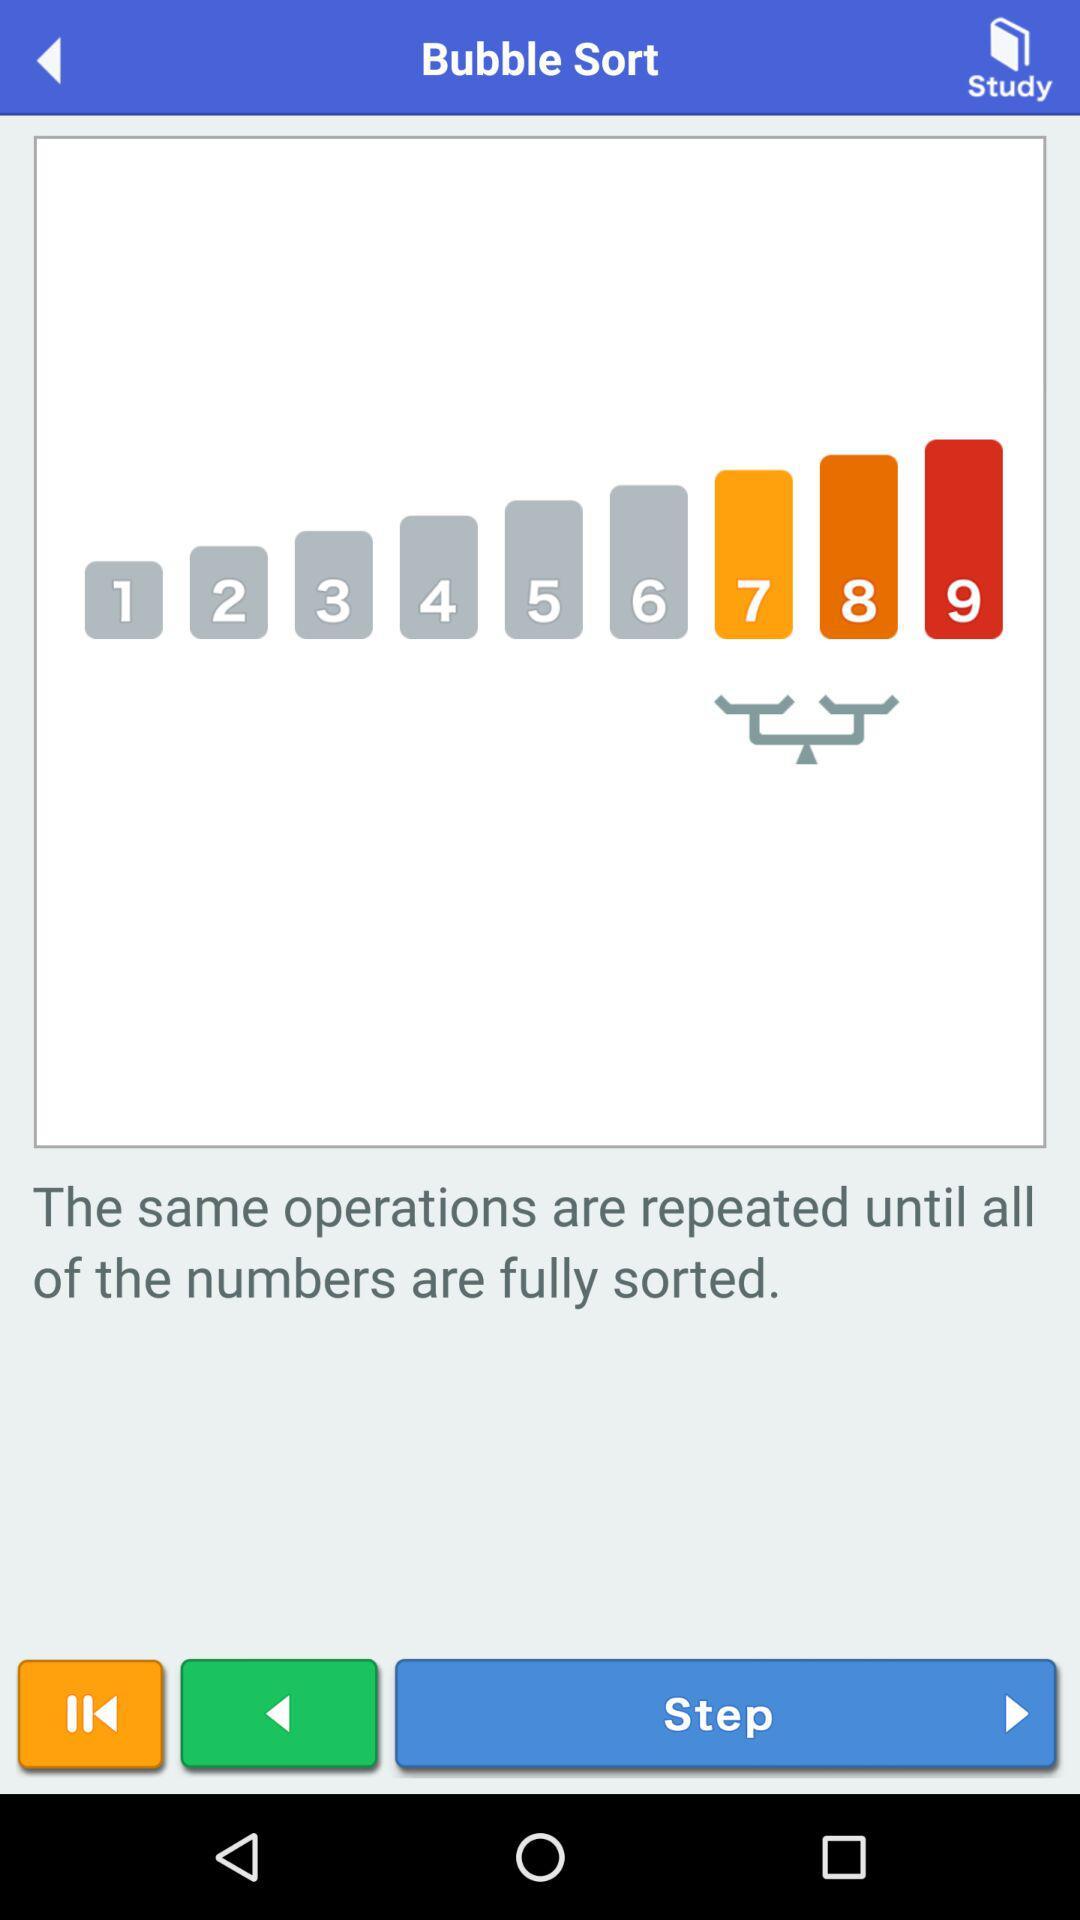 Image resolution: width=1080 pixels, height=1920 pixels. Describe the element at coordinates (281, 1716) in the screenshot. I see `play` at that location.